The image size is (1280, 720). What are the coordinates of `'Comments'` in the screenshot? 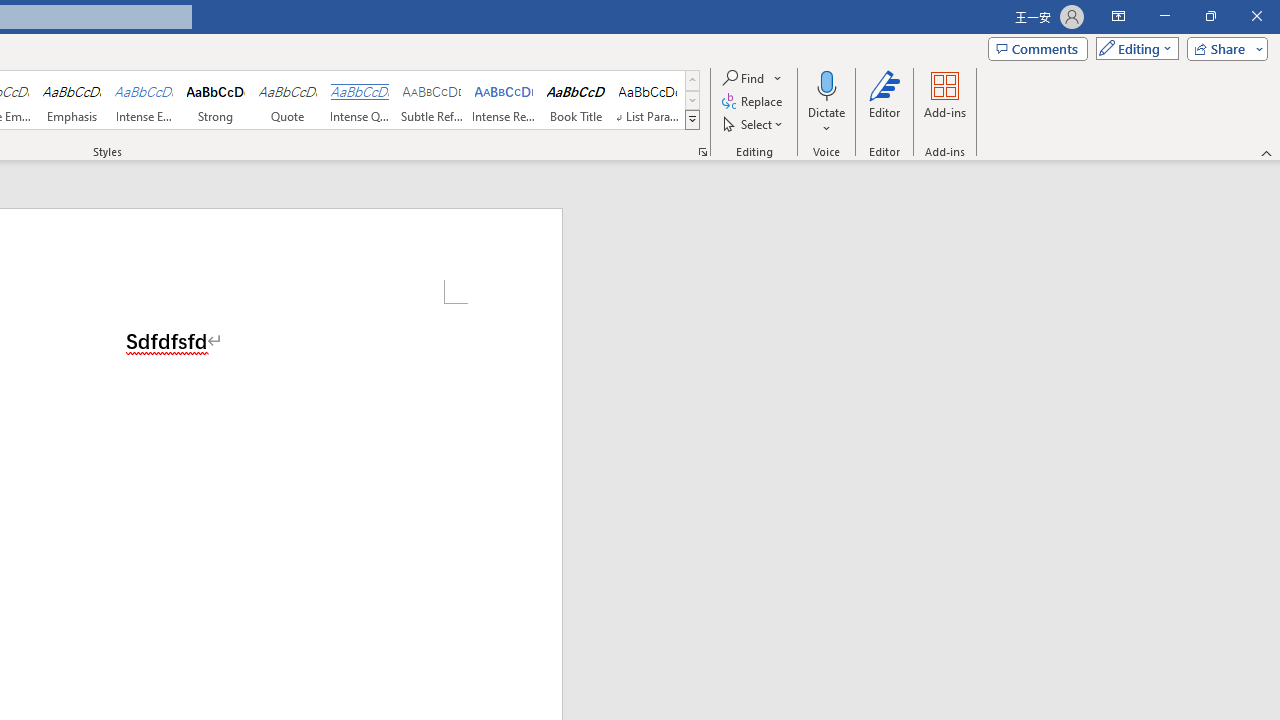 It's located at (1038, 47).